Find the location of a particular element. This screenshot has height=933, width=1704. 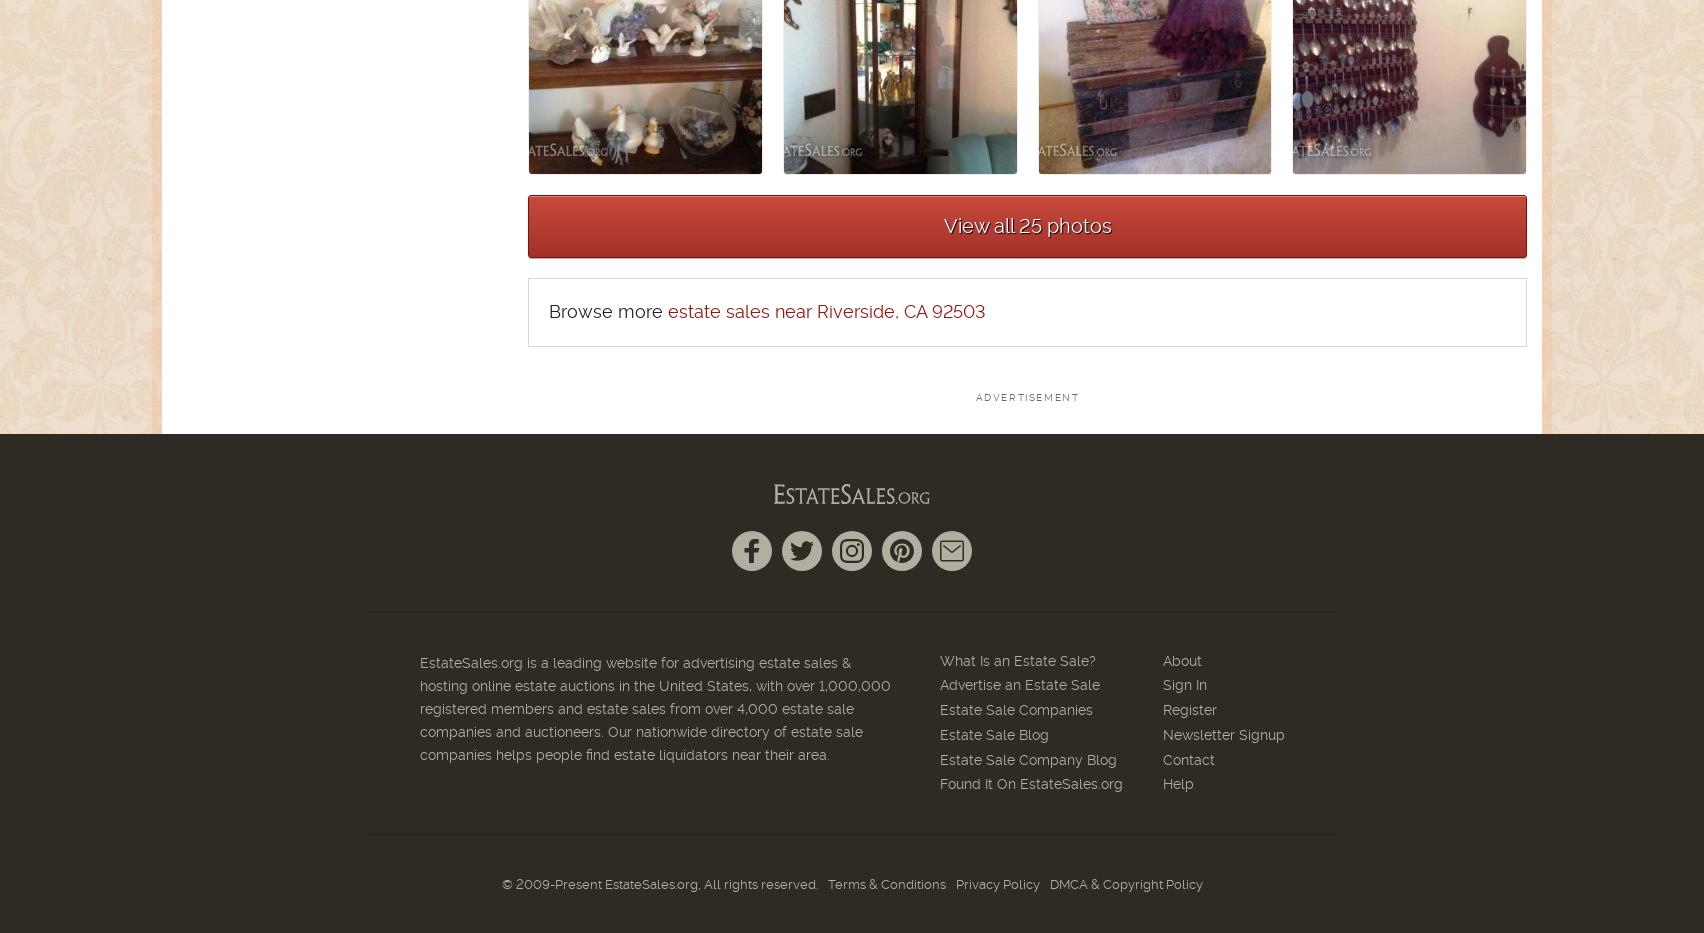

'Estate Sale Company Blog' is located at coordinates (939, 757).